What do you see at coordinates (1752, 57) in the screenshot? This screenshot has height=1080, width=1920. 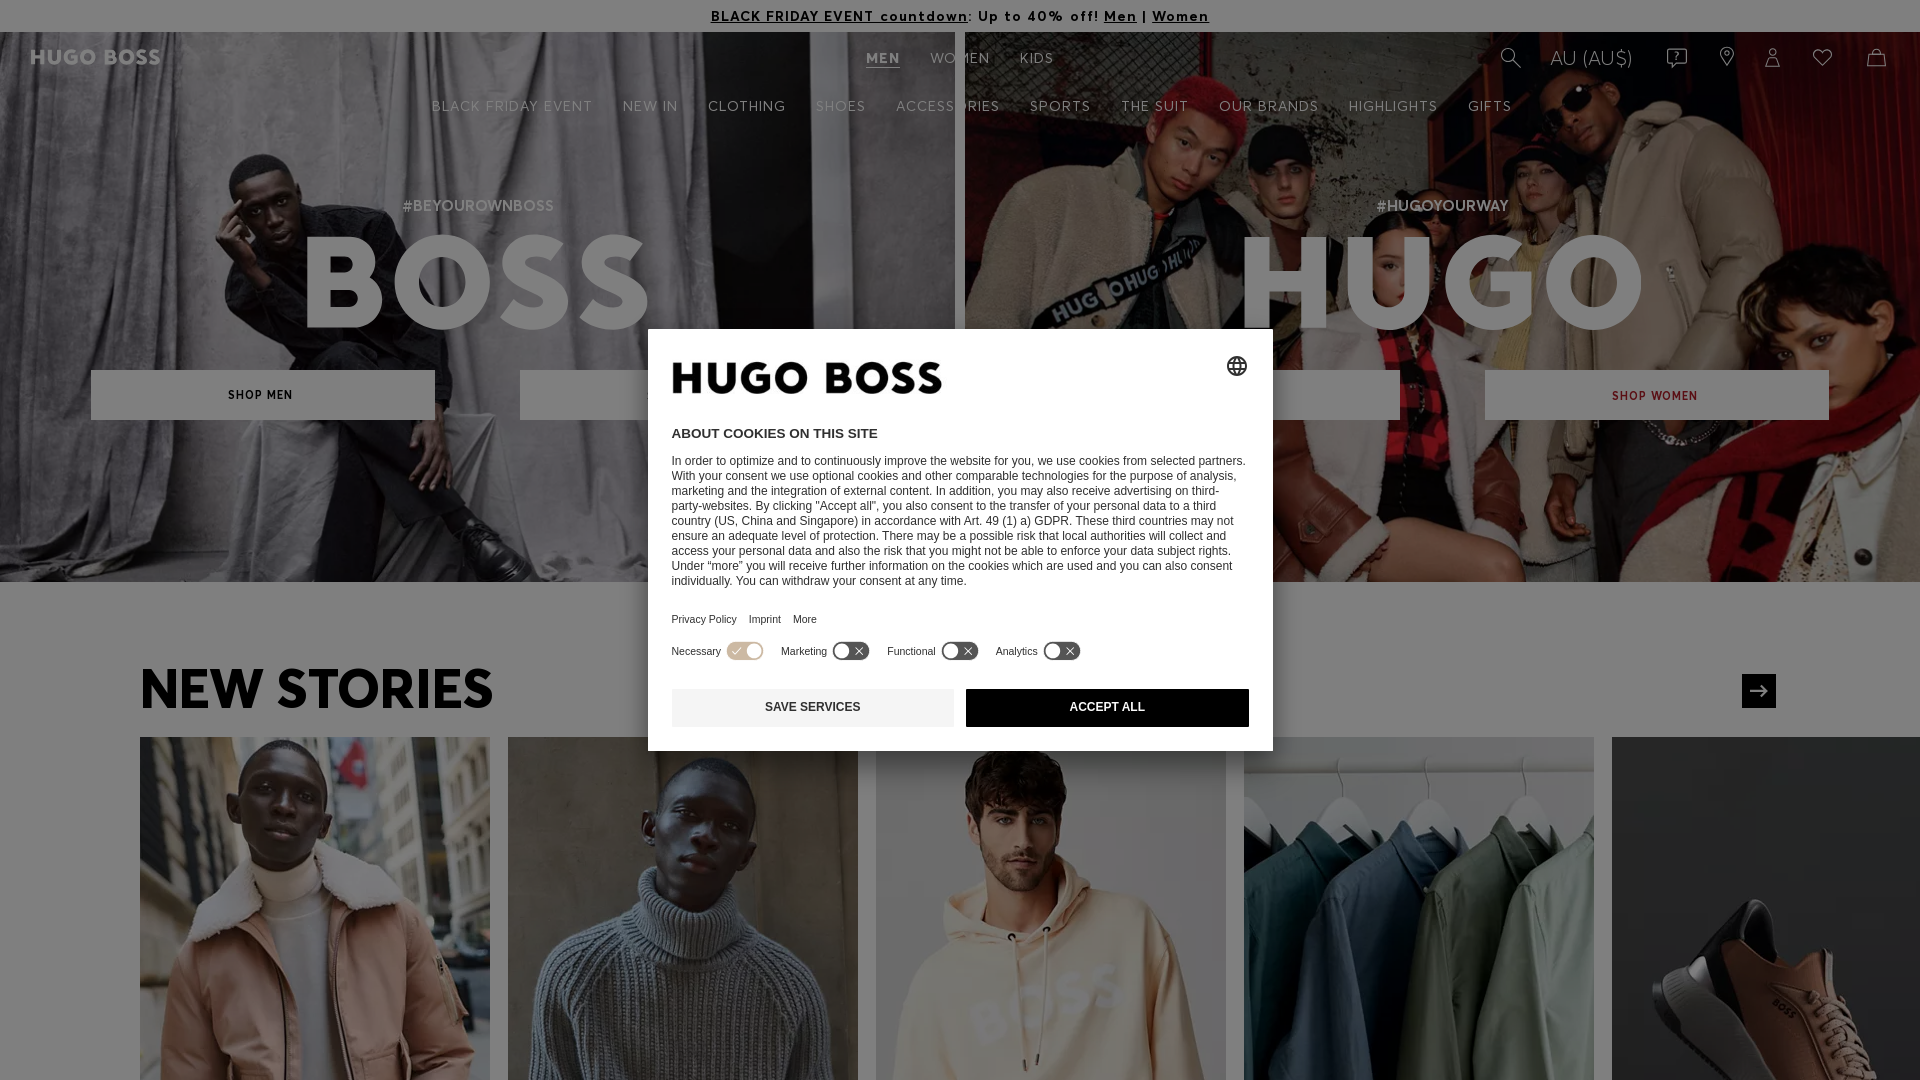 I see `'Login or register'` at bounding box center [1752, 57].